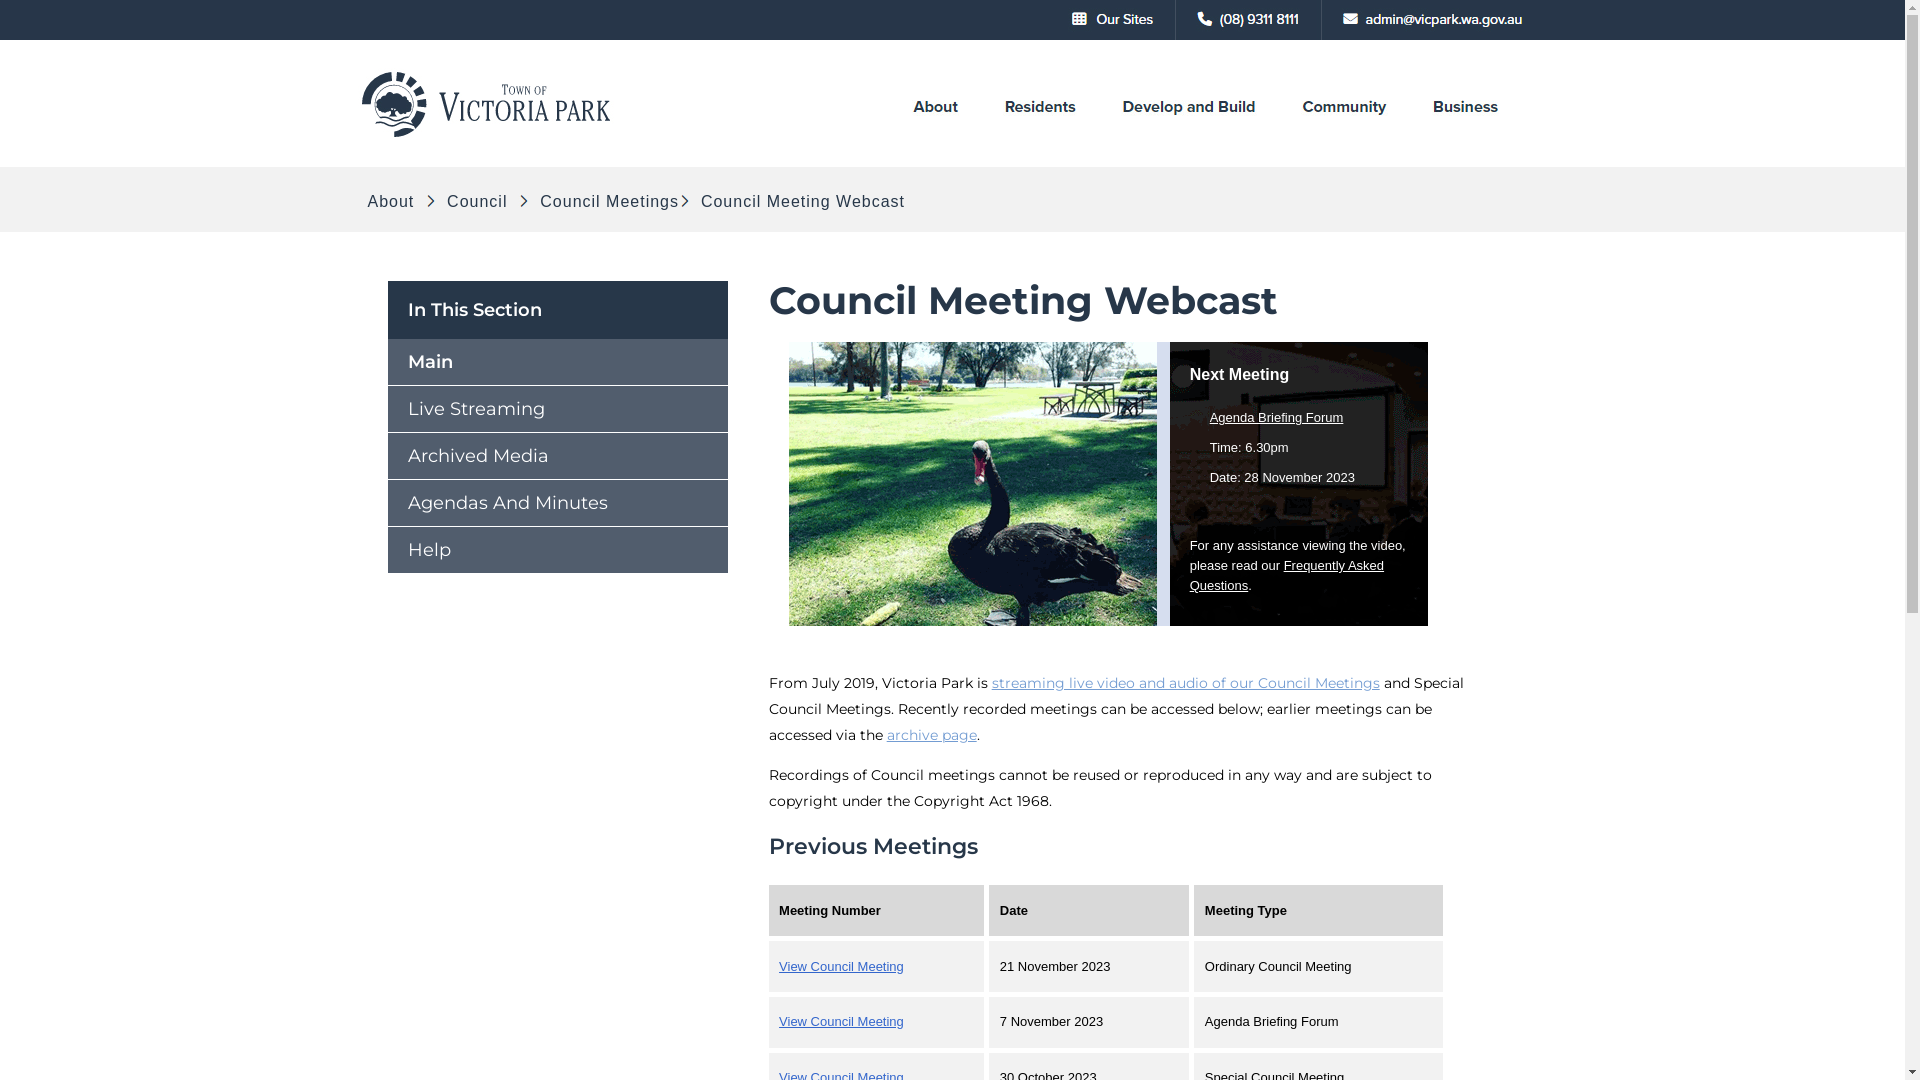 This screenshot has width=1920, height=1080. What do you see at coordinates (1038, 135) in the screenshot?
I see `'Residents'` at bounding box center [1038, 135].